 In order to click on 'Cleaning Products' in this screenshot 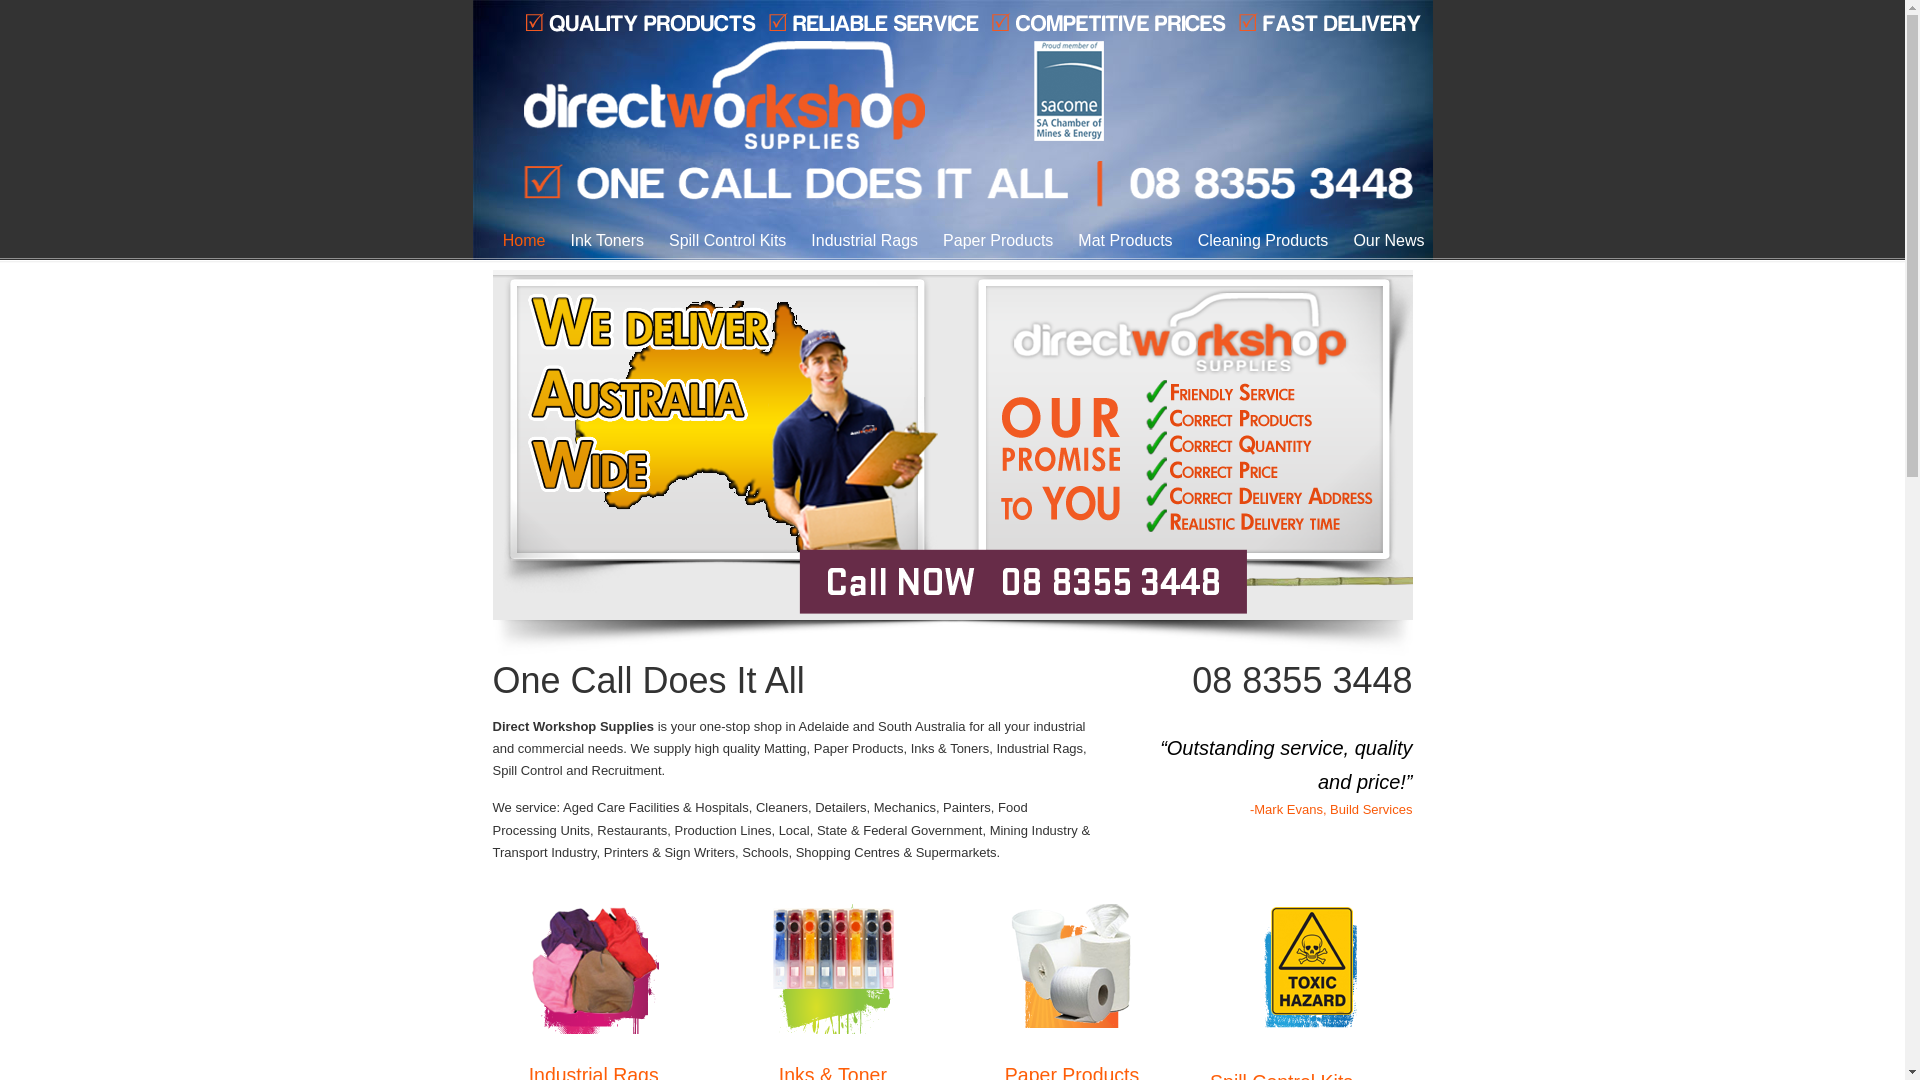, I will do `click(1256, 239)`.